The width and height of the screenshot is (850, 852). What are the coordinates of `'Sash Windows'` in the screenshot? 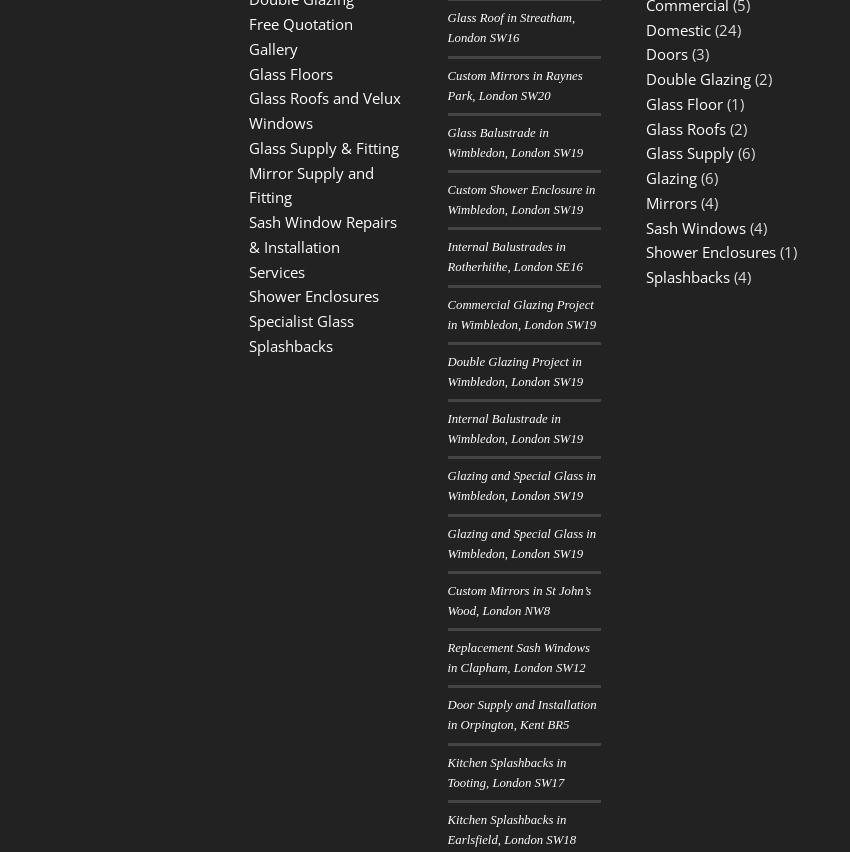 It's located at (694, 225).